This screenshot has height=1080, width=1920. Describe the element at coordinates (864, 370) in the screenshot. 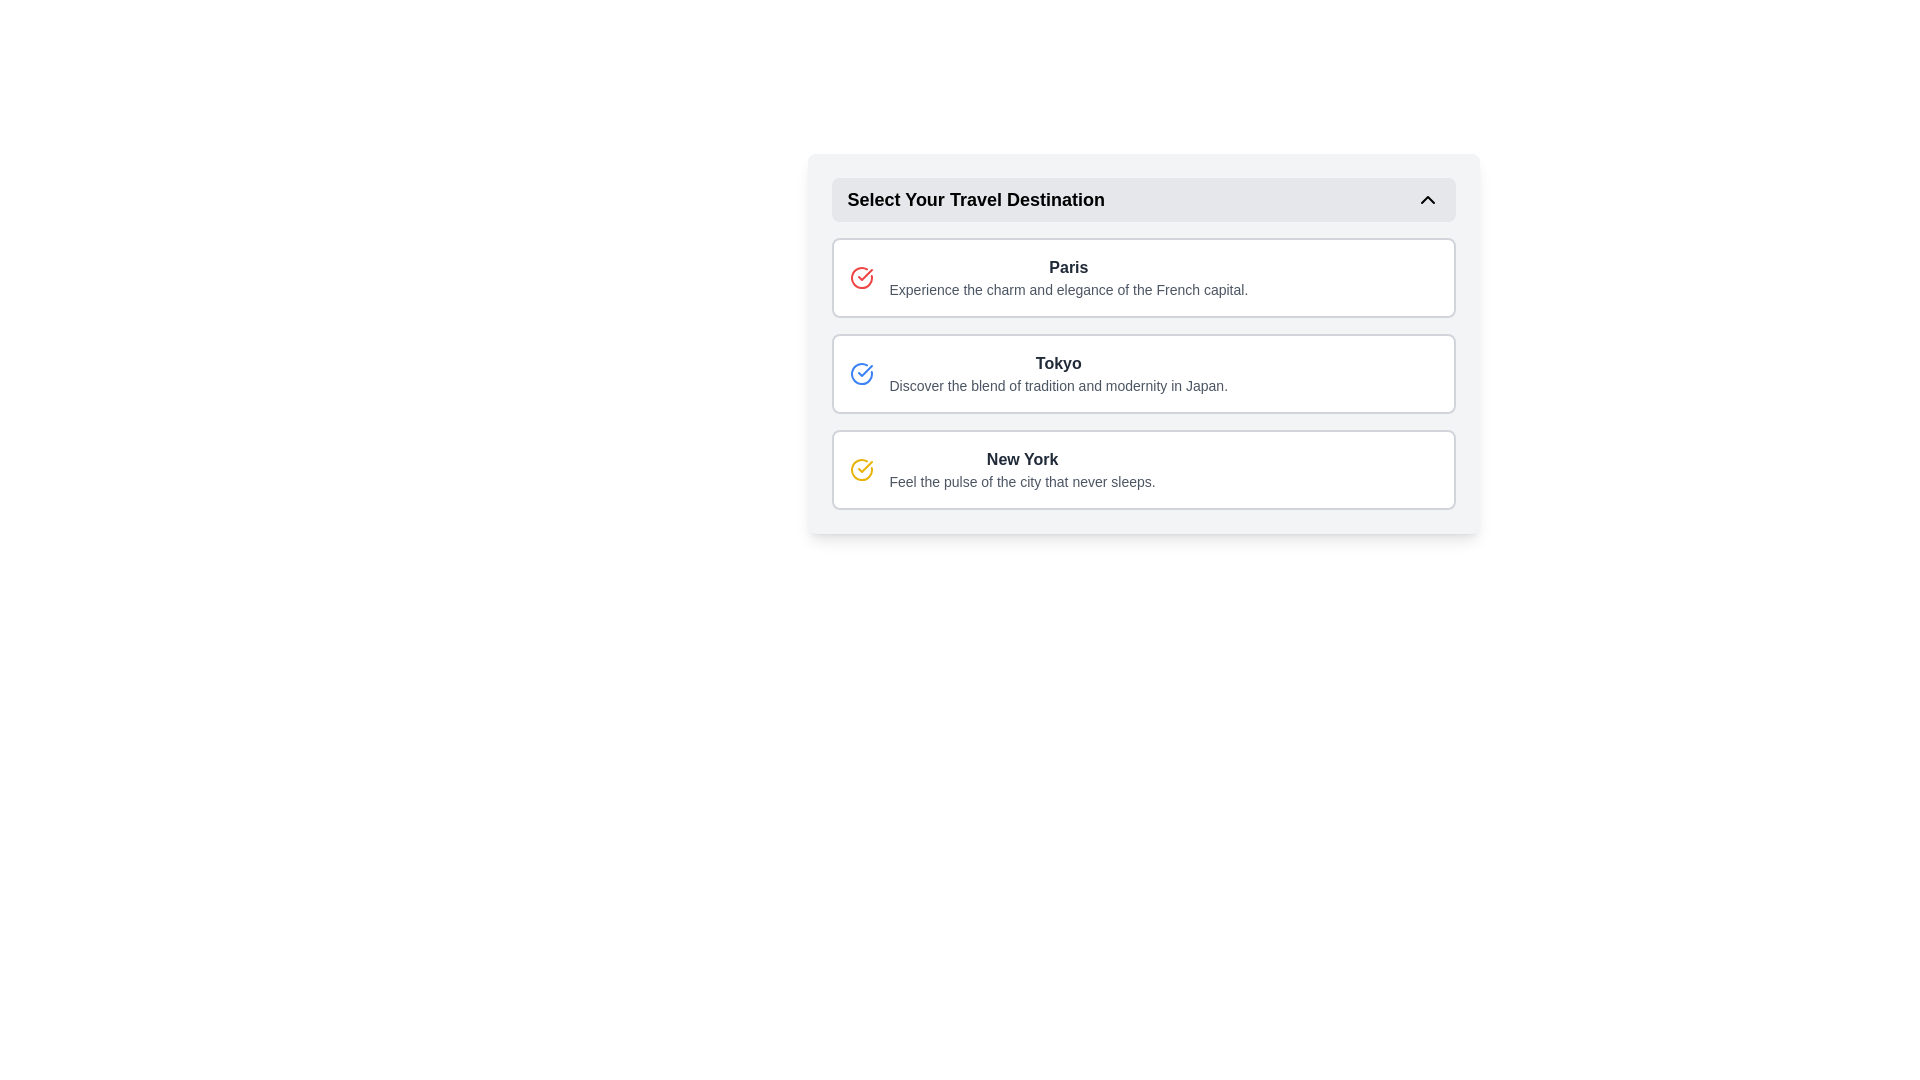

I see `the blue checkmark icon located to the left of the 'Paris' label in the first option row of travel destinations` at that location.